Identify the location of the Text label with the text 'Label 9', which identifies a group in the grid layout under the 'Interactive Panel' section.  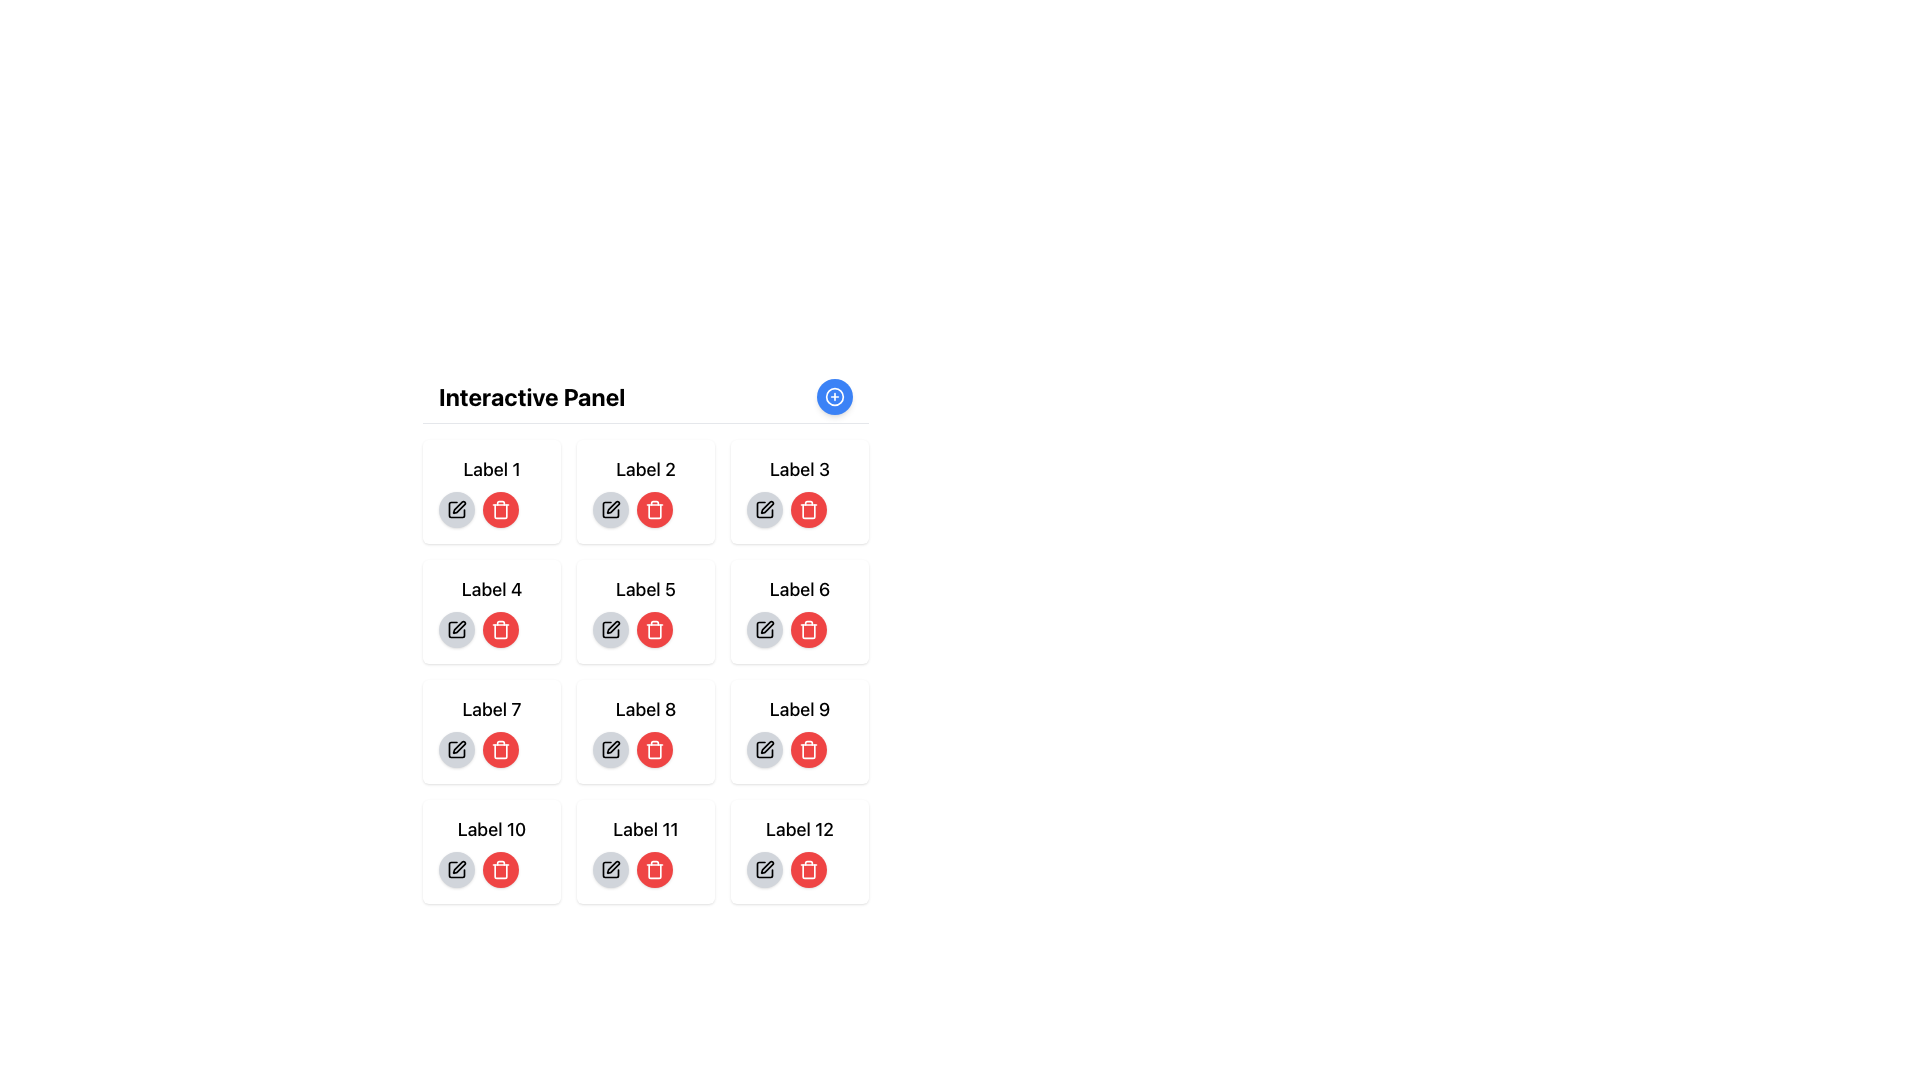
(800, 708).